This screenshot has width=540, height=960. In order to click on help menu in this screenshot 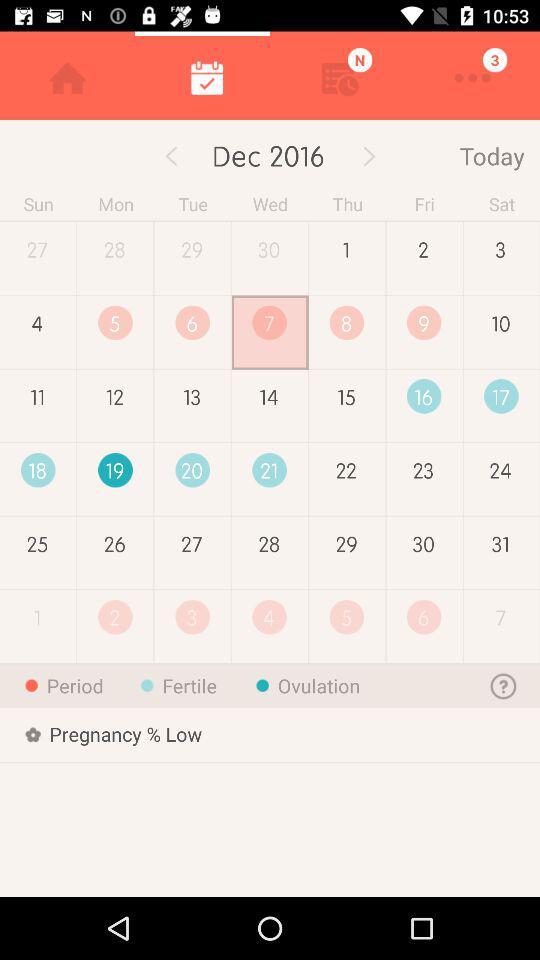, I will do `click(503, 685)`.